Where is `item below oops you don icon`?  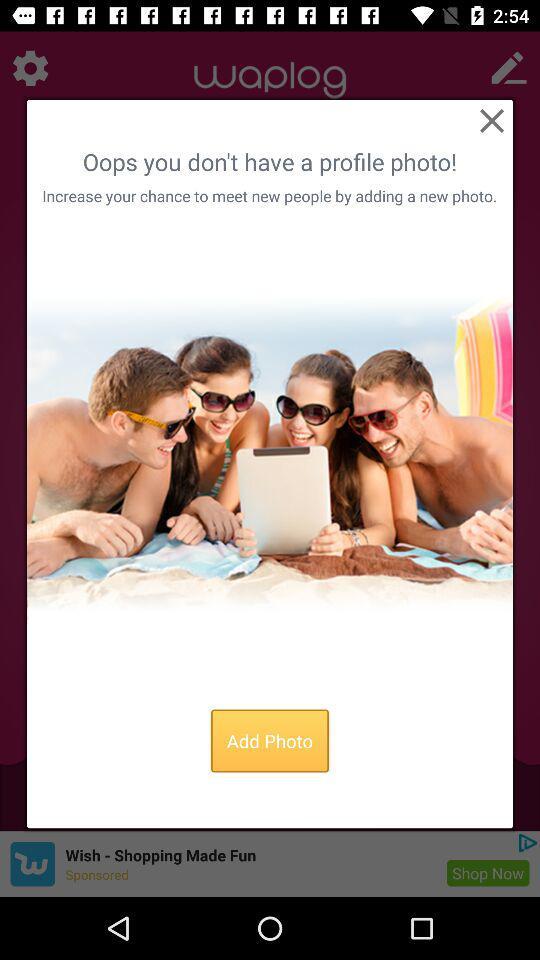 item below oops you don icon is located at coordinates (269, 195).